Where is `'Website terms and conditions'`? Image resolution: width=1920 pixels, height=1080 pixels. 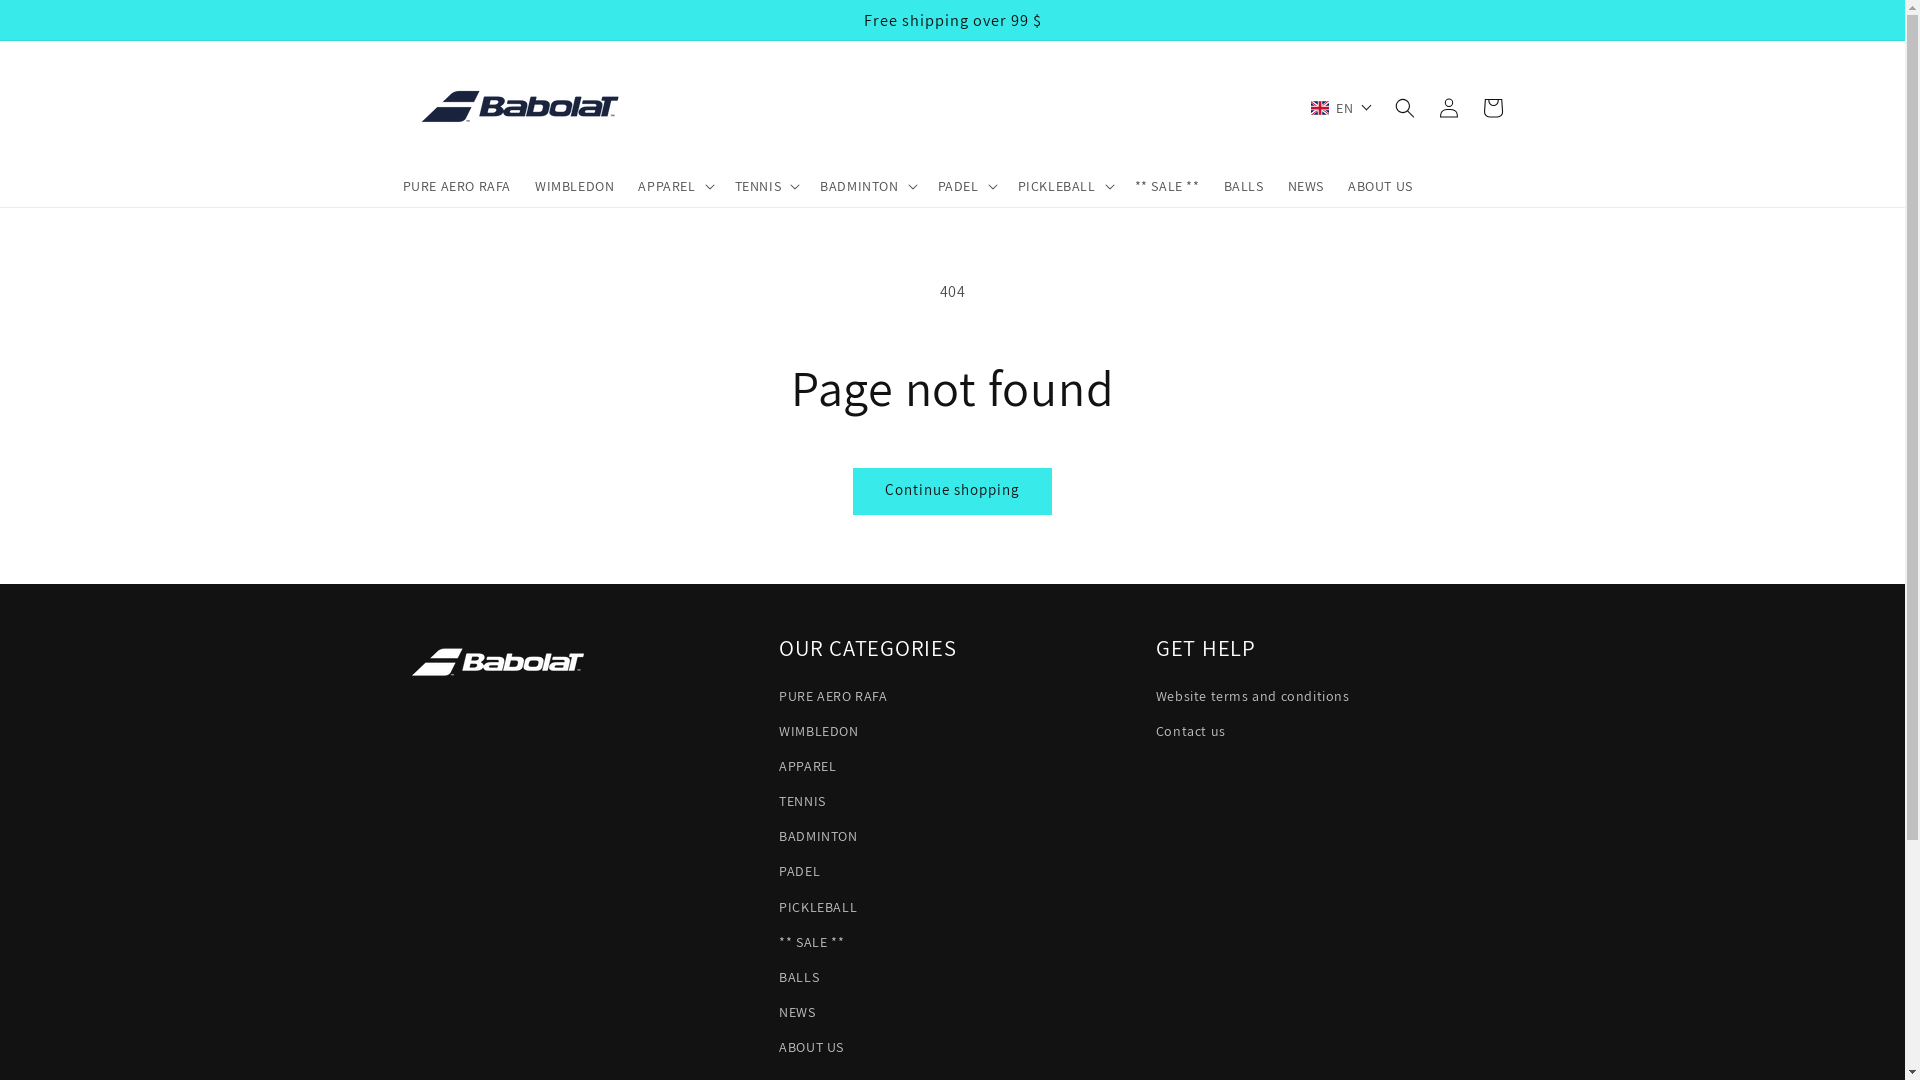
'Website terms and conditions' is located at coordinates (1251, 697).